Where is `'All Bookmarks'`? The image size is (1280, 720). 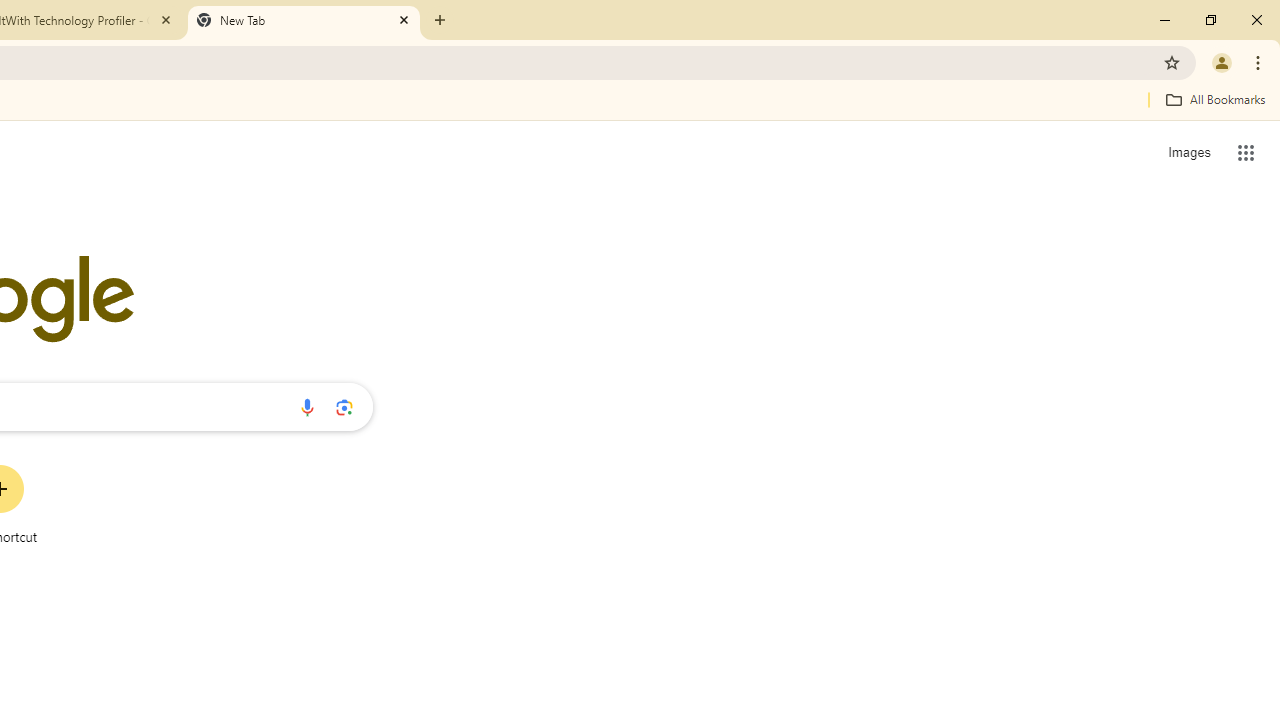 'All Bookmarks' is located at coordinates (1214, 99).